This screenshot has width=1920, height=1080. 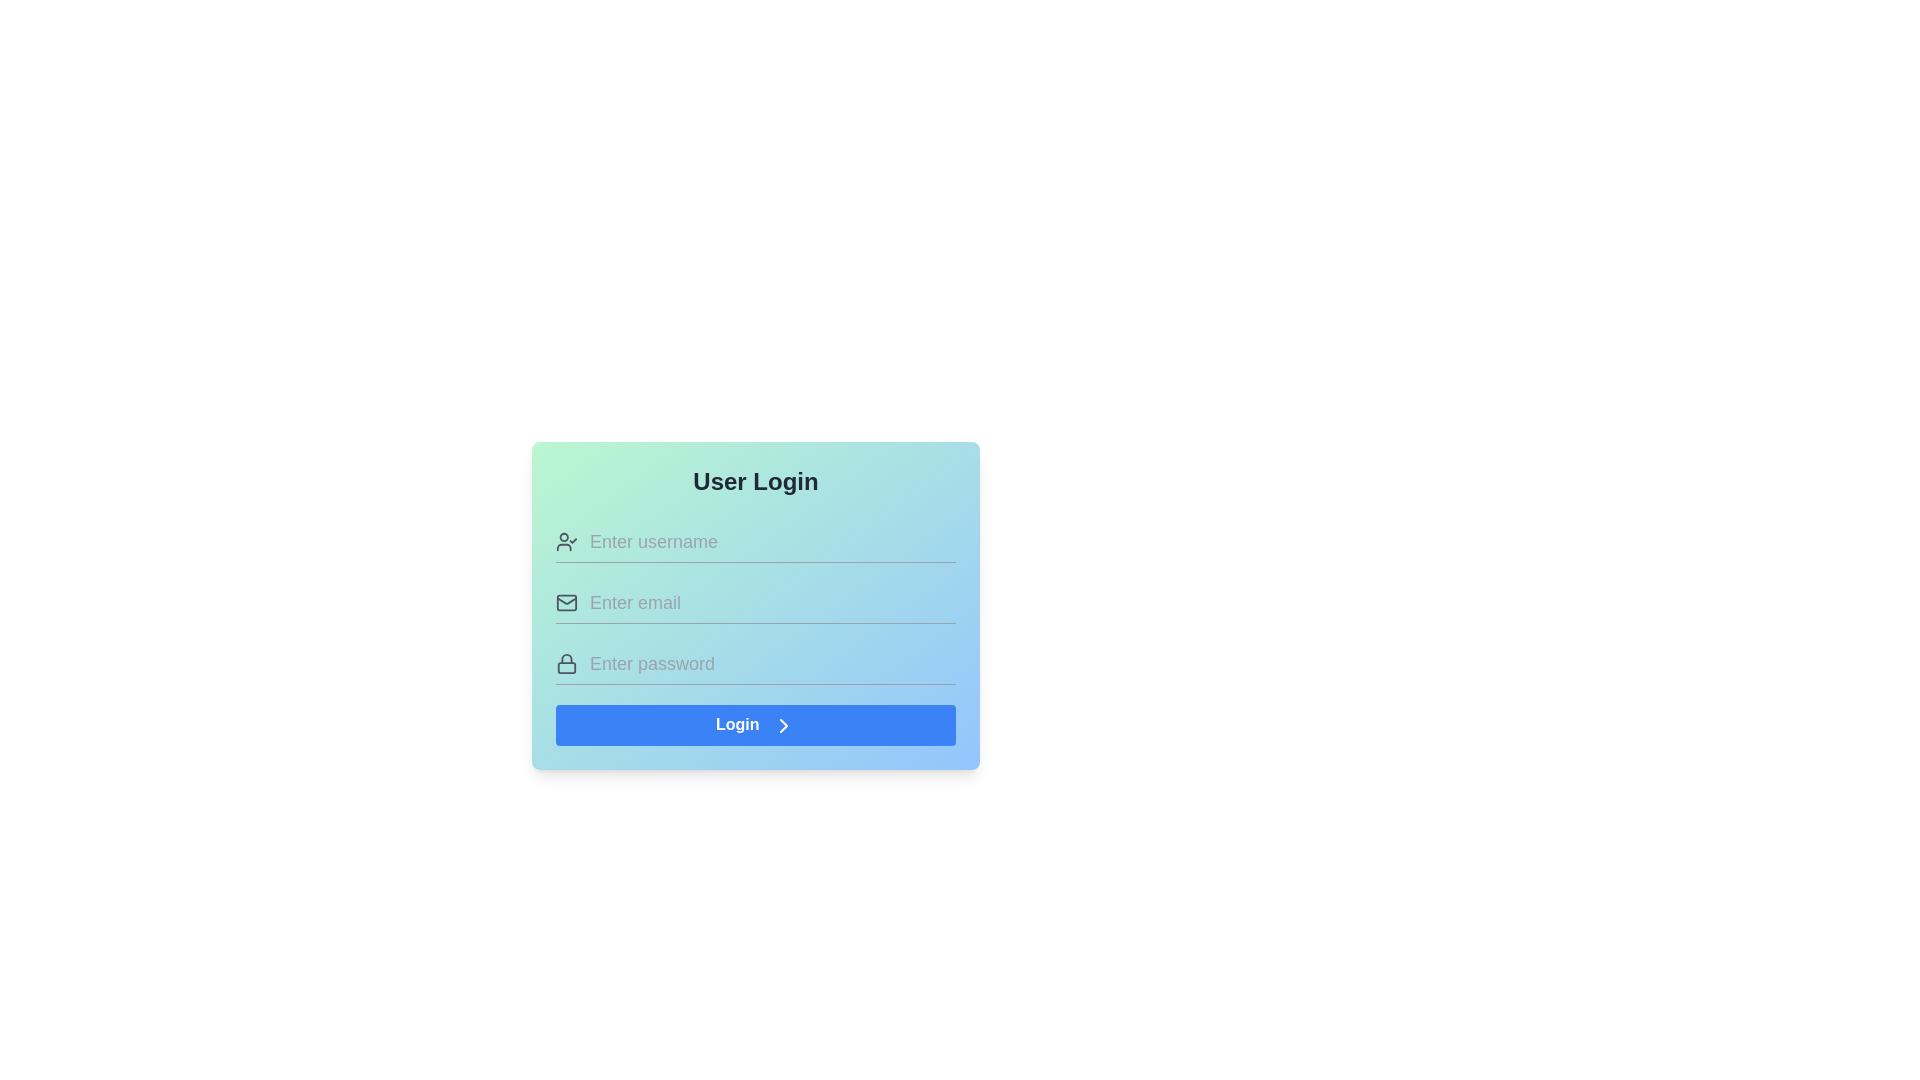 What do you see at coordinates (565, 663) in the screenshot?
I see `the visual indicator icon for the password field, positioned to the left of the password input field in the login form` at bounding box center [565, 663].